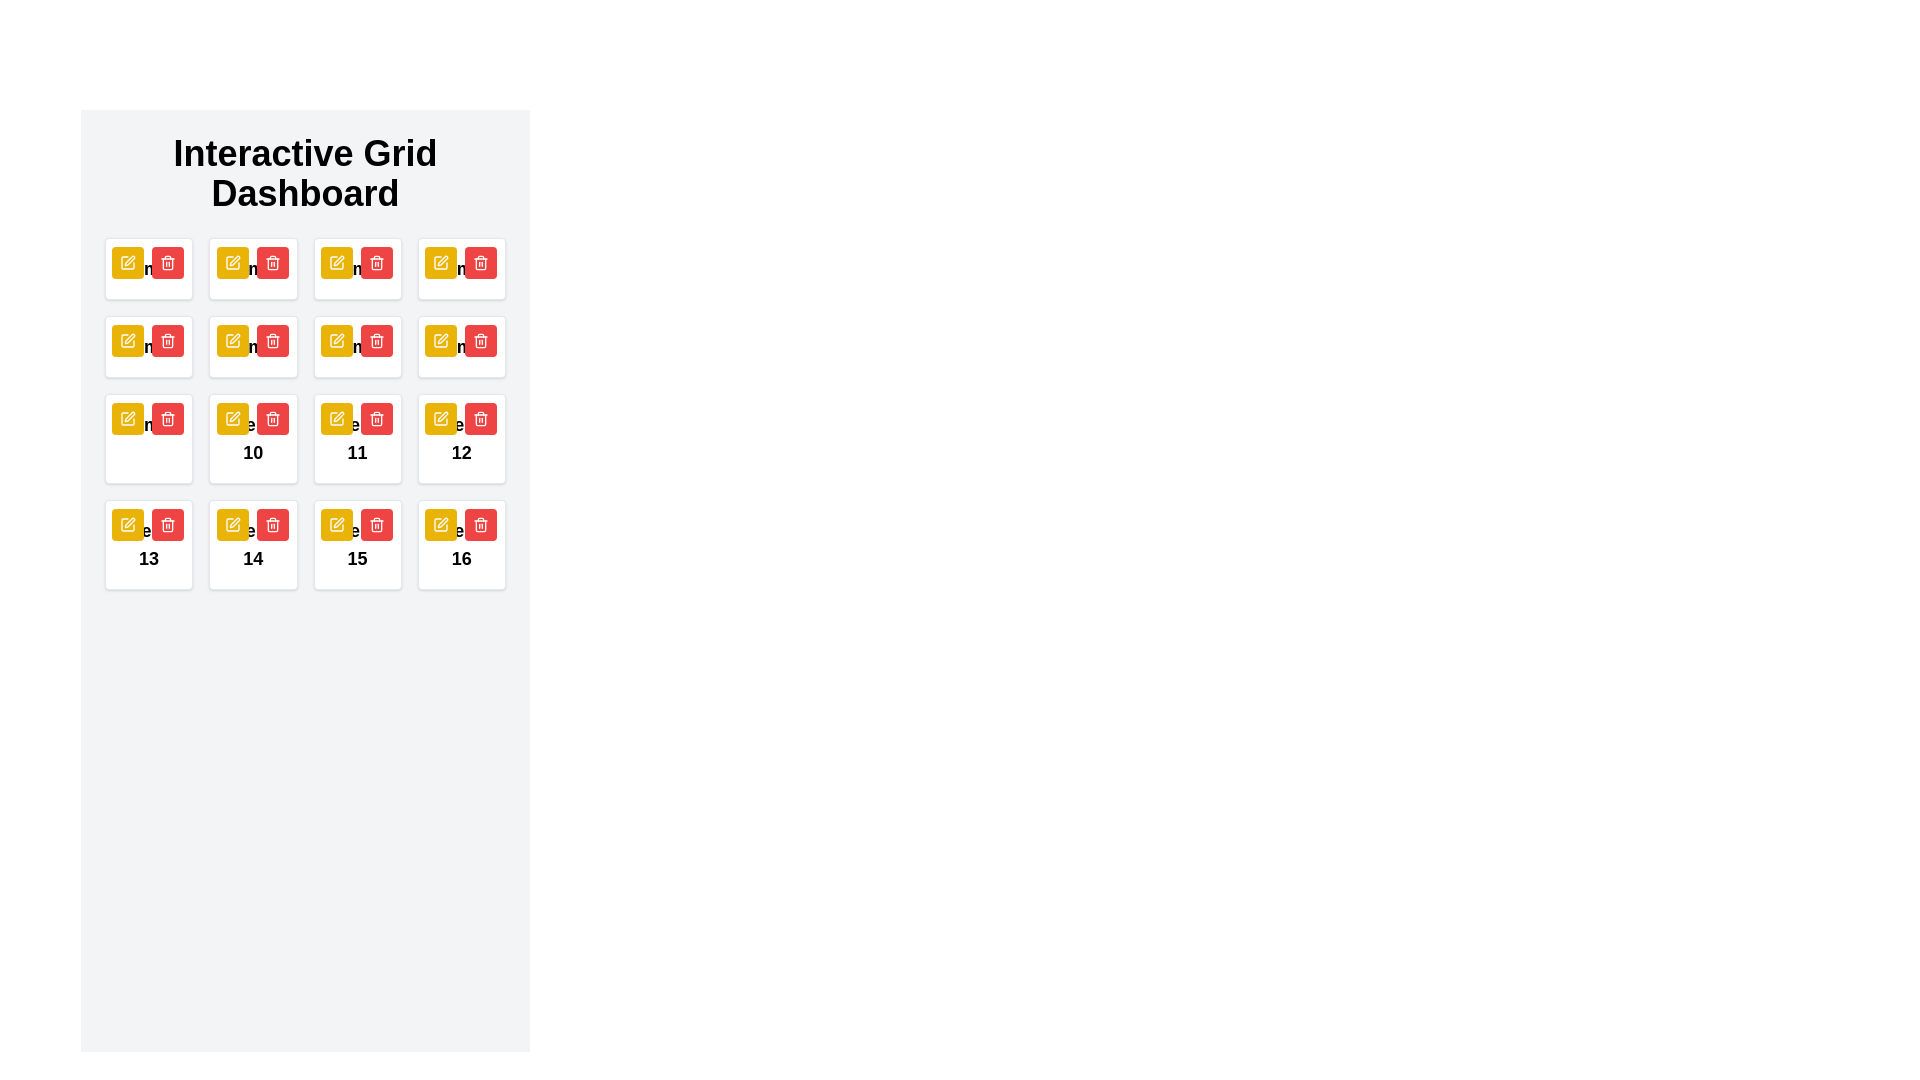 The width and height of the screenshot is (1920, 1080). What do you see at coordinates (168, 418) in the screenshot?
I see `the red rectangular button with a trash can icon located at the top-right corner of grid cell 9` at bounding box center [168, 418].